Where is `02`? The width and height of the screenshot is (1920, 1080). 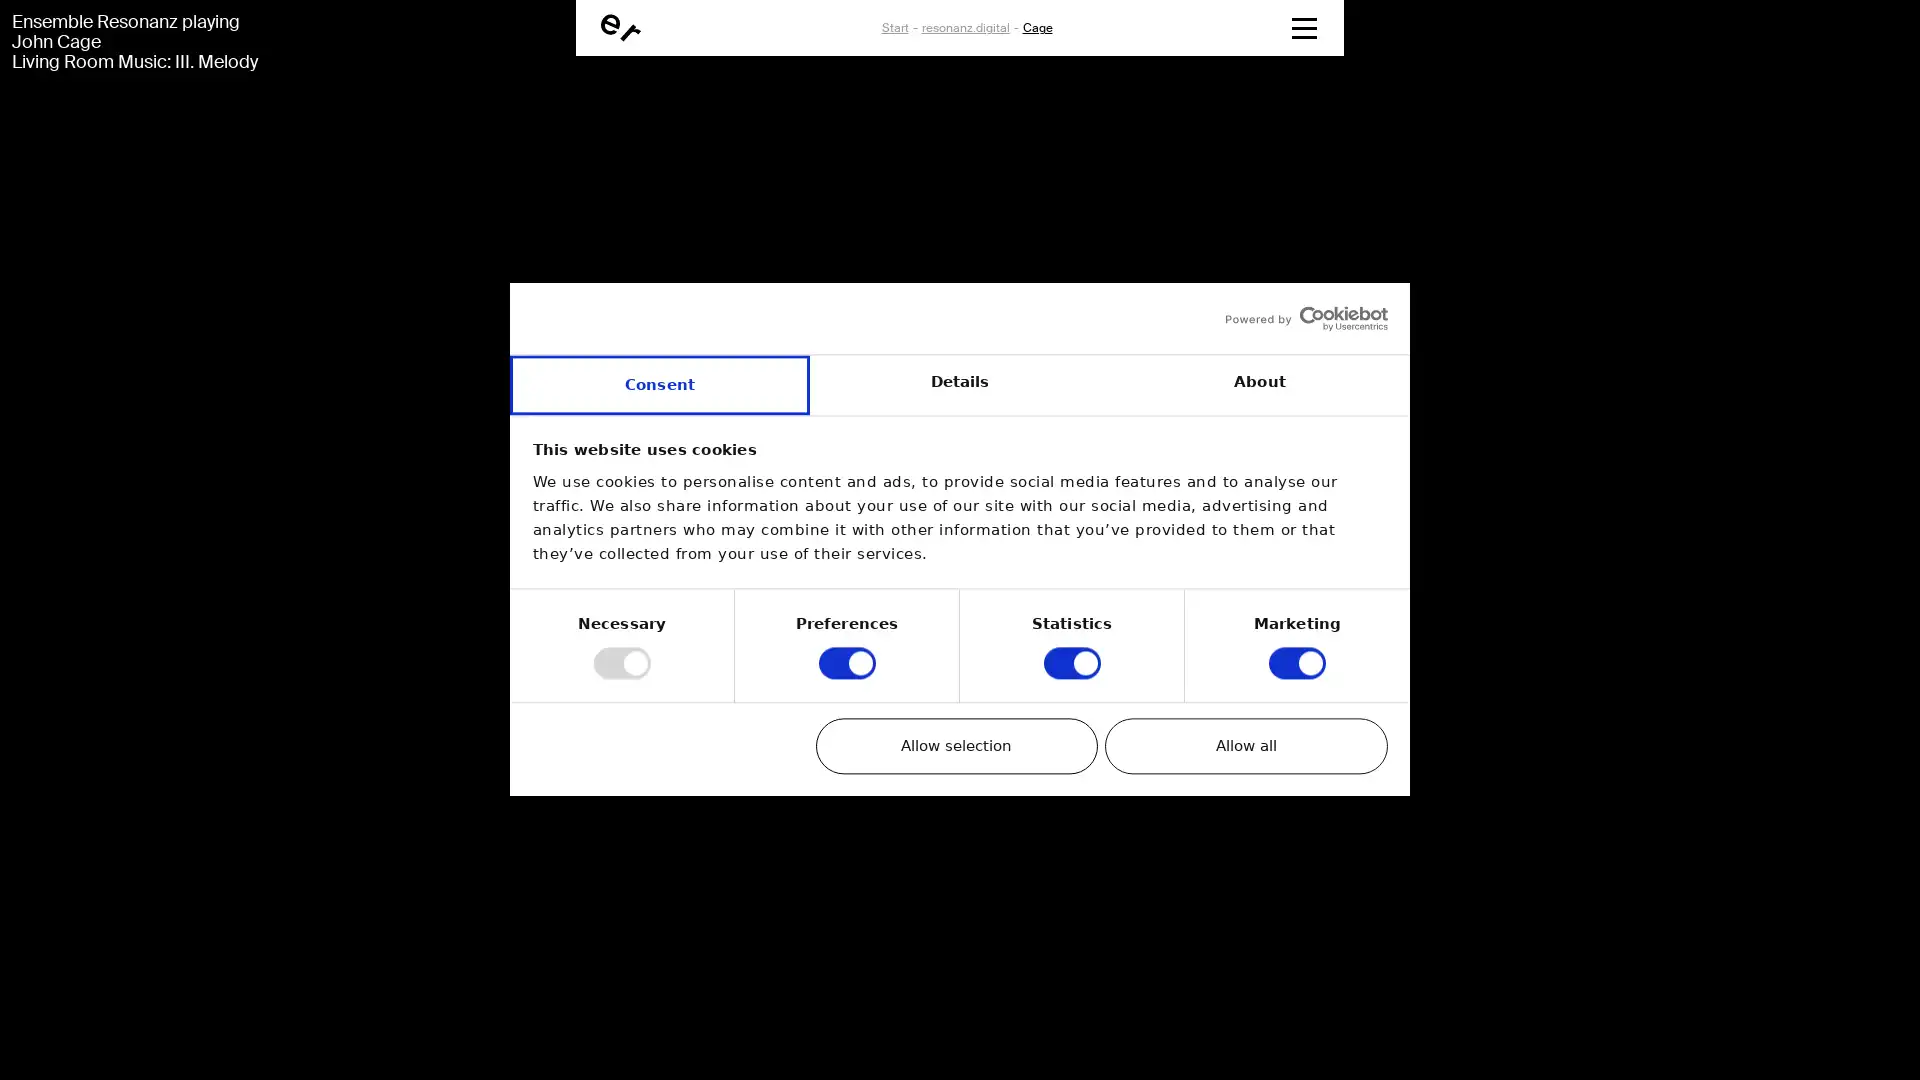 02 is located at coordinates (212, 1056).